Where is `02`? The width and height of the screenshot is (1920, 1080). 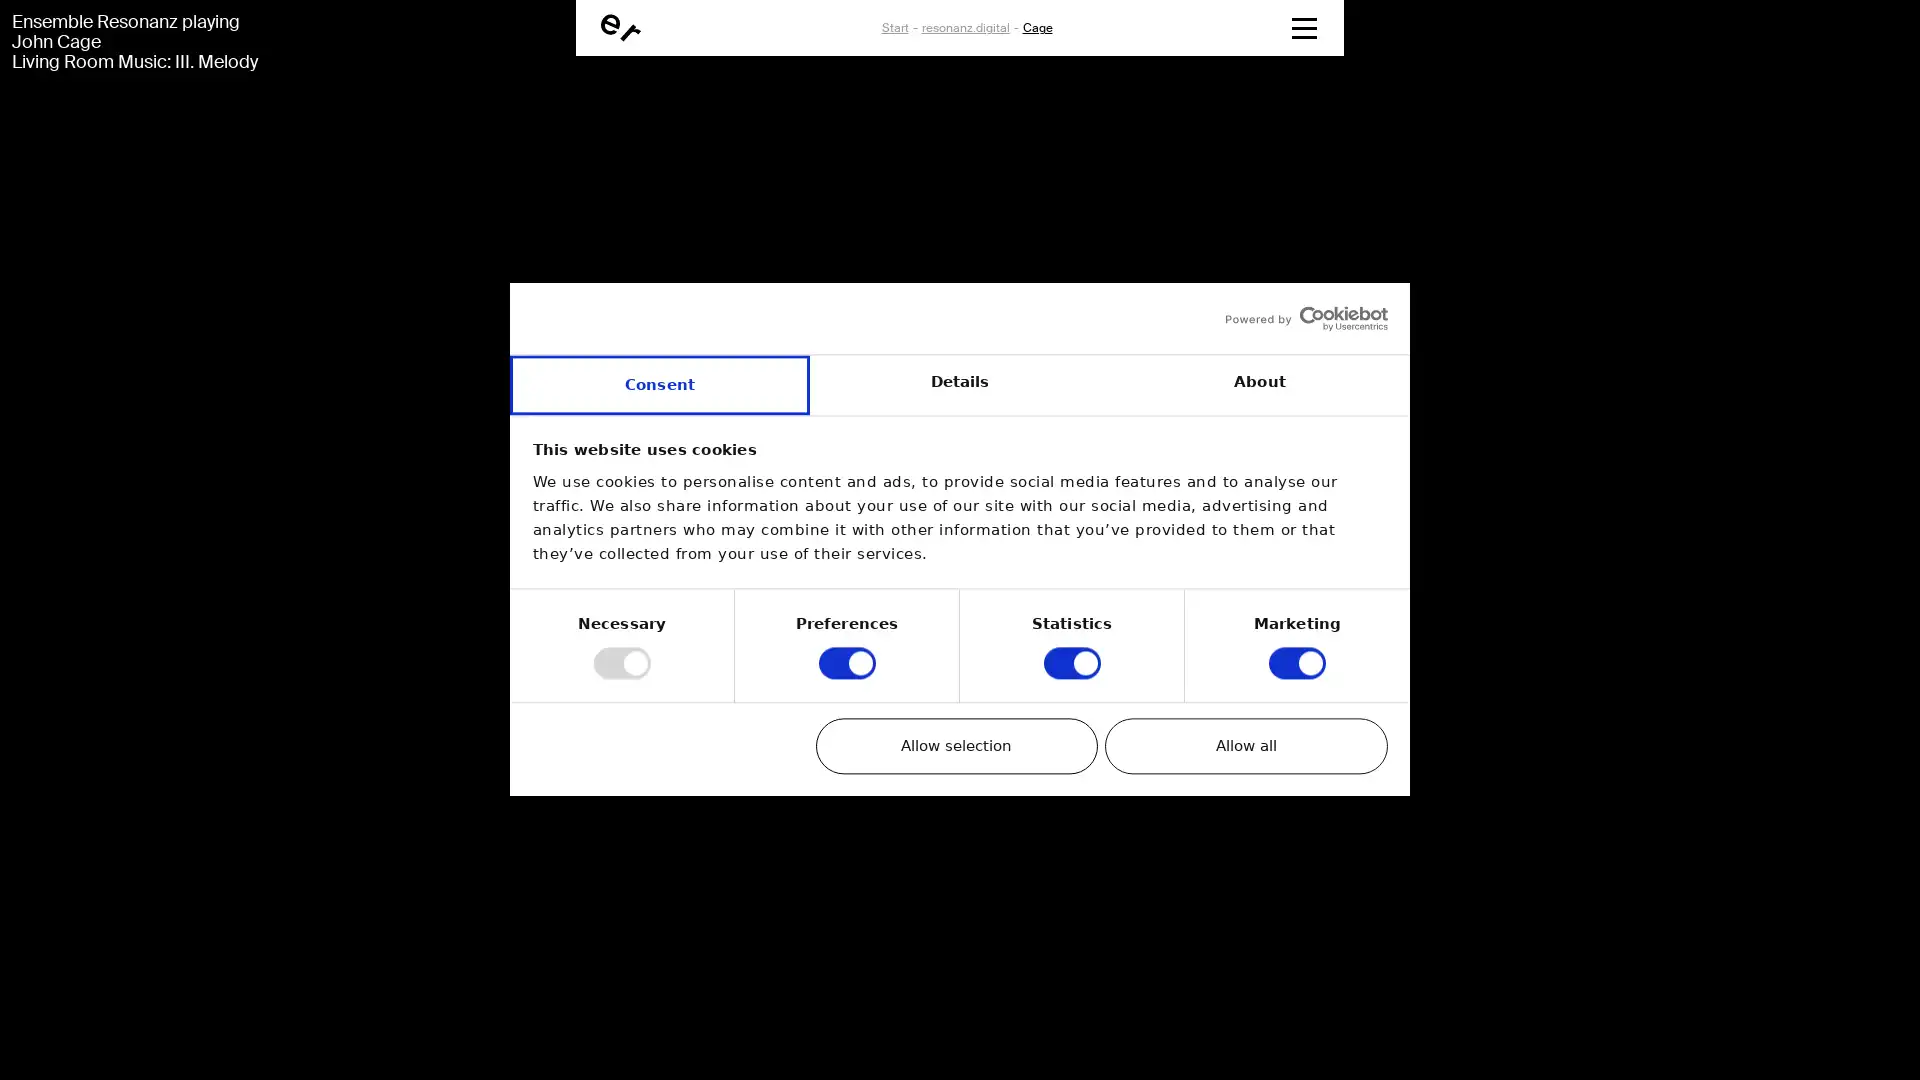 02 is located at coordinates (212, 1056).